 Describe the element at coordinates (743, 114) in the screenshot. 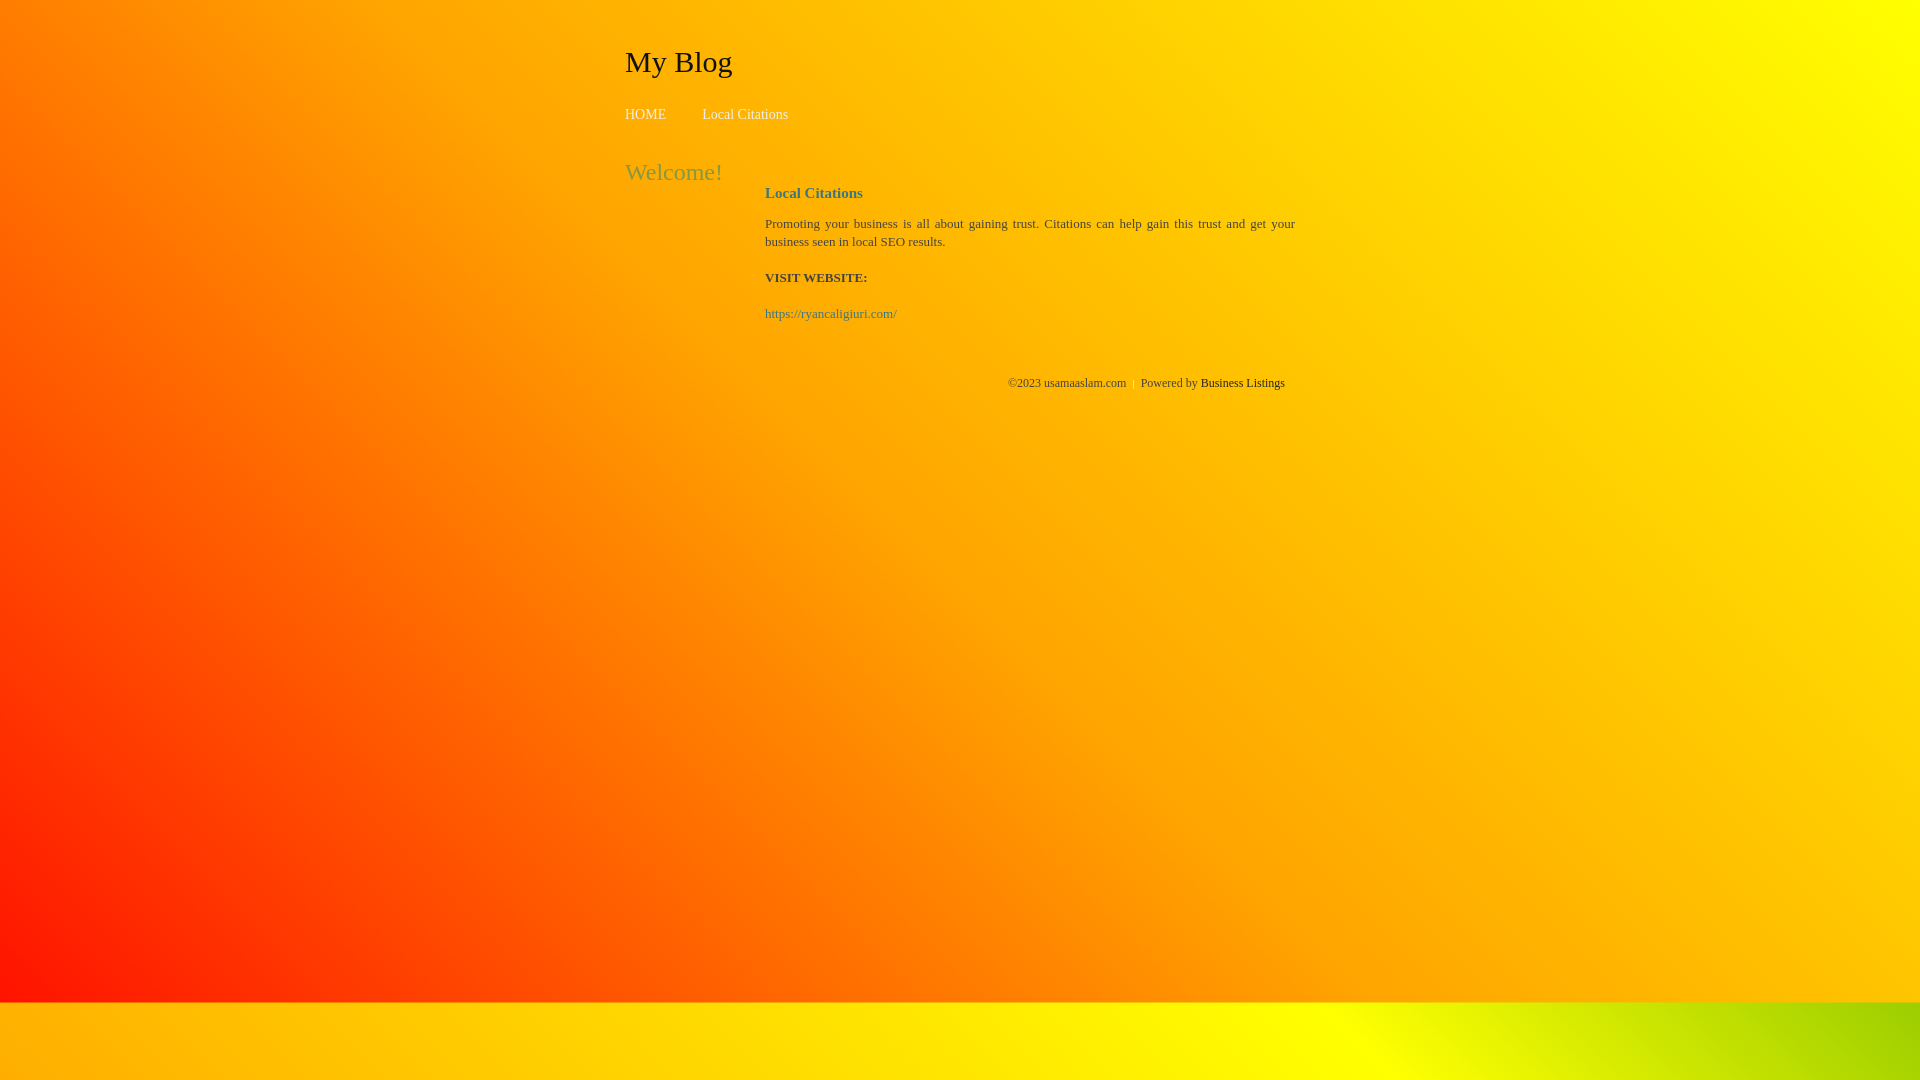

I see `'Local Citations'` at that location.